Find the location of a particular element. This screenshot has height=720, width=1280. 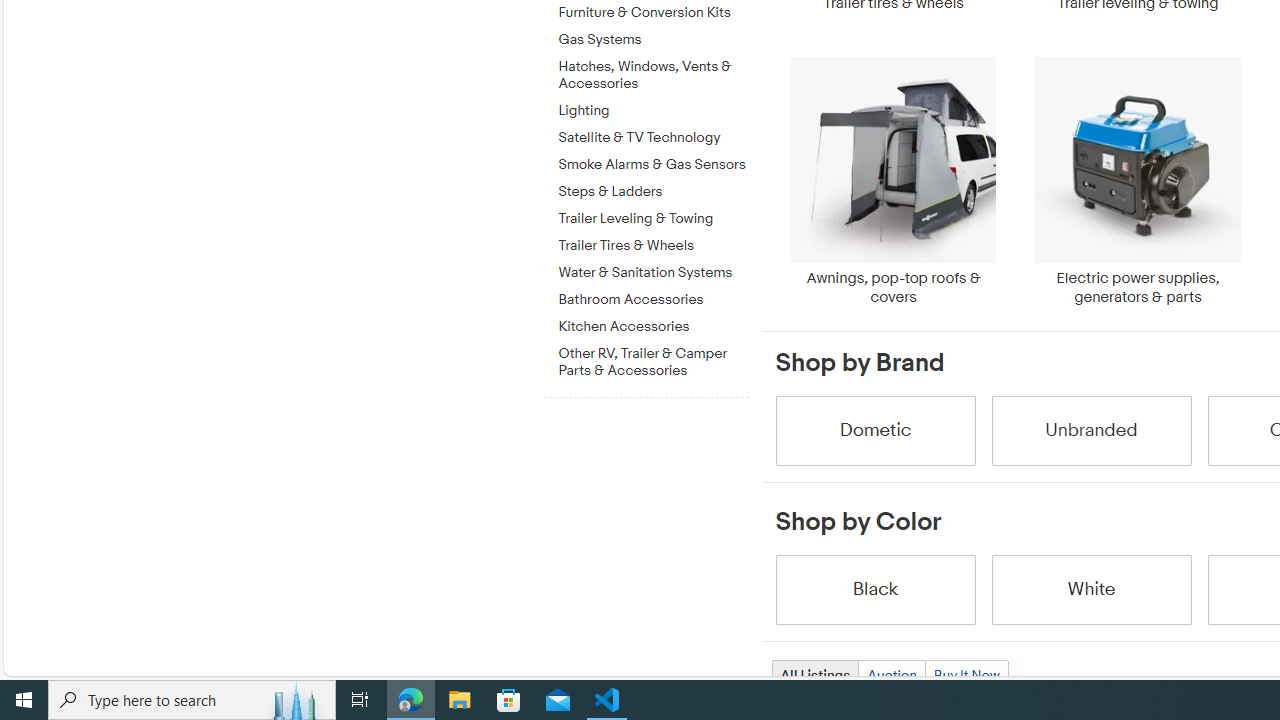

'Gas Systems' is located at coordinates (653, 40).